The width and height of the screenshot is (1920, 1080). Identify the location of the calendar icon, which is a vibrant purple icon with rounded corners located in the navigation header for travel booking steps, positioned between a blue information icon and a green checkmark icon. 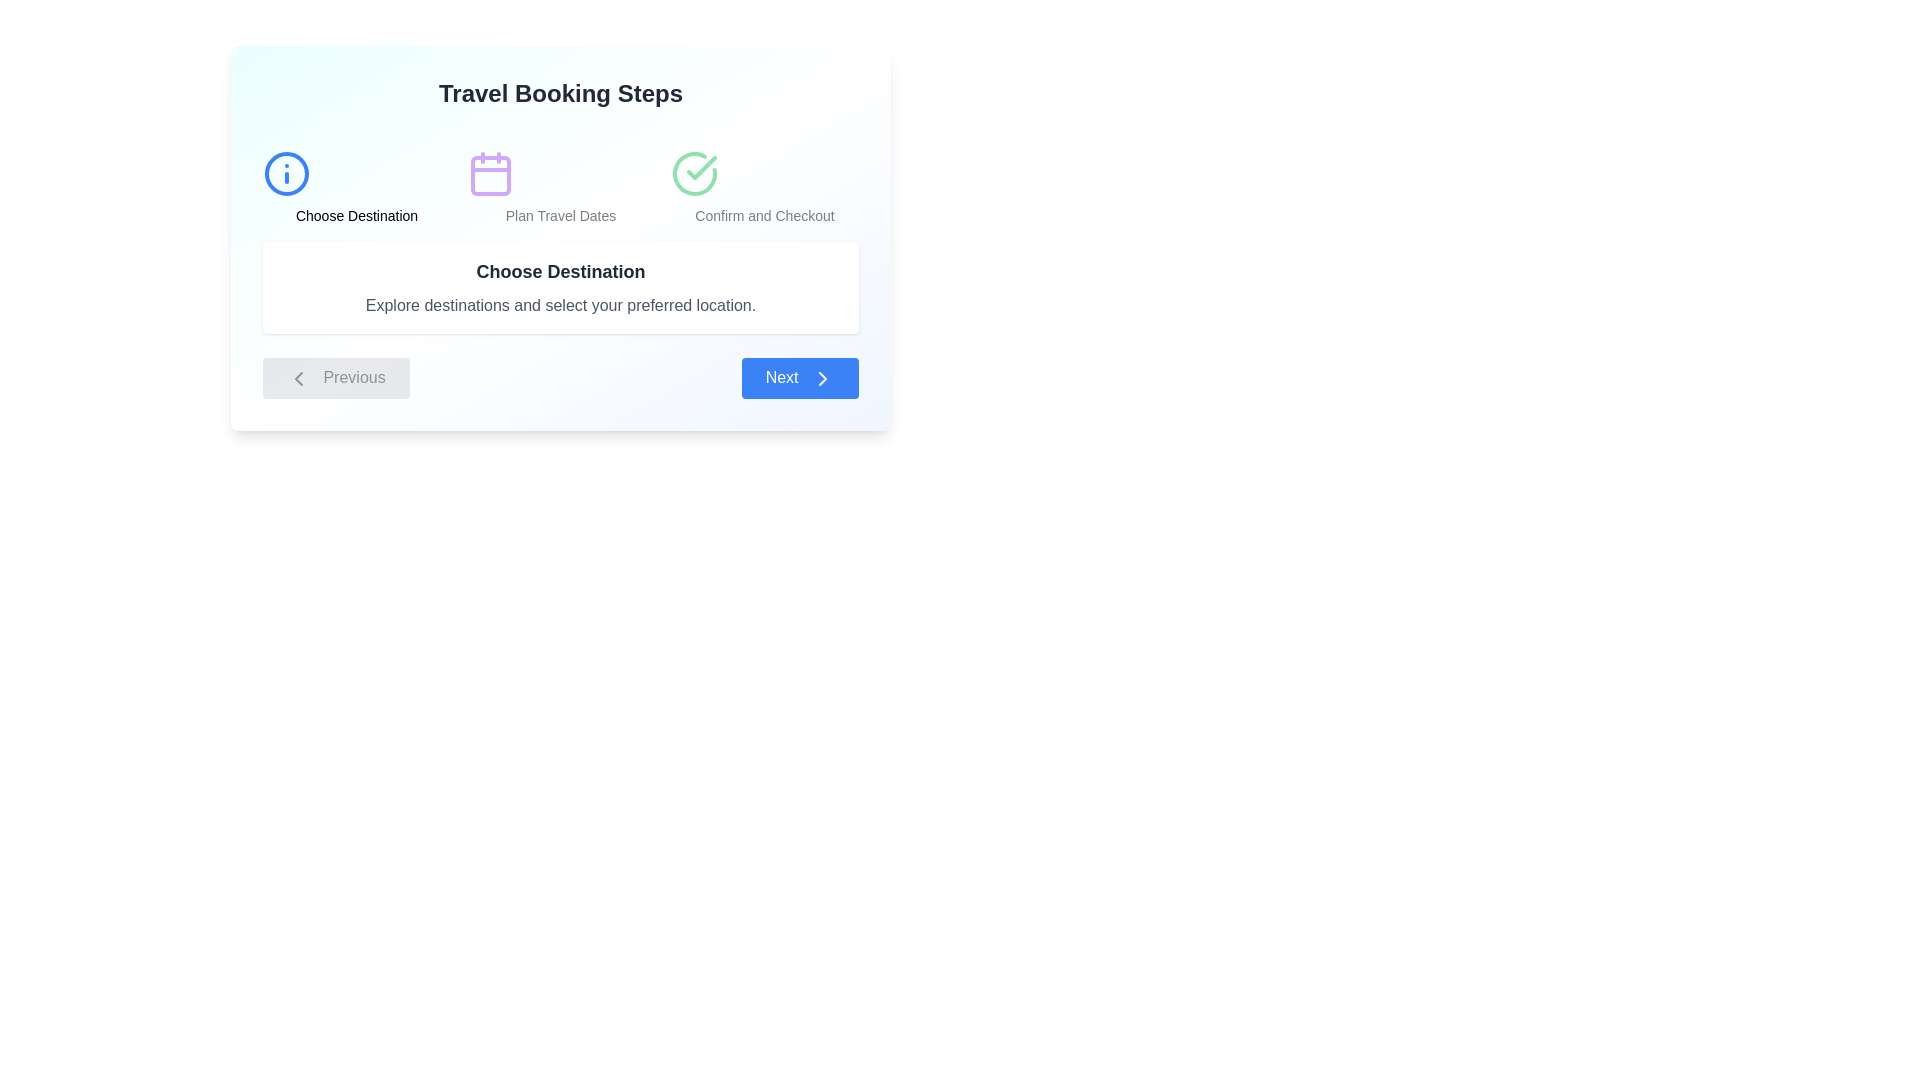
(490, 172).